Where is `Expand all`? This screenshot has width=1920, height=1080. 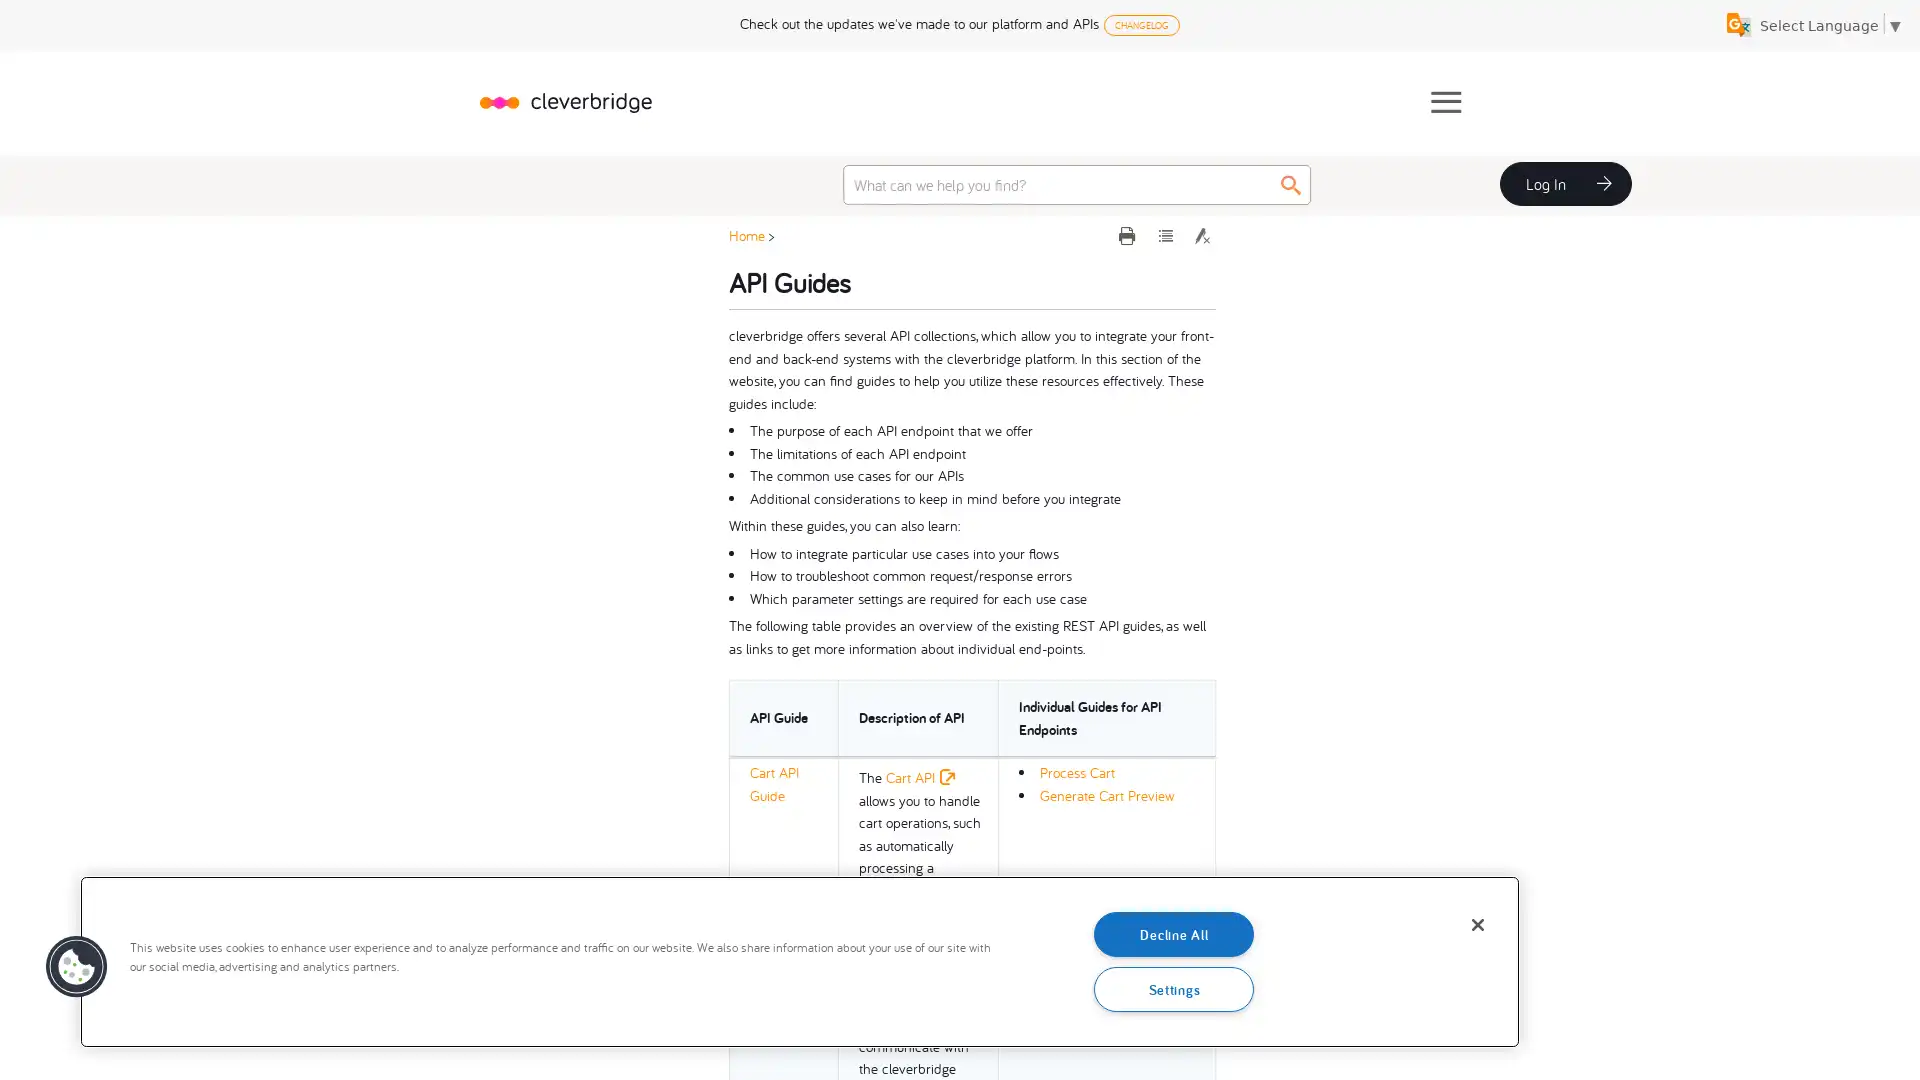 Expand all is located at coordinates (1166, 234).